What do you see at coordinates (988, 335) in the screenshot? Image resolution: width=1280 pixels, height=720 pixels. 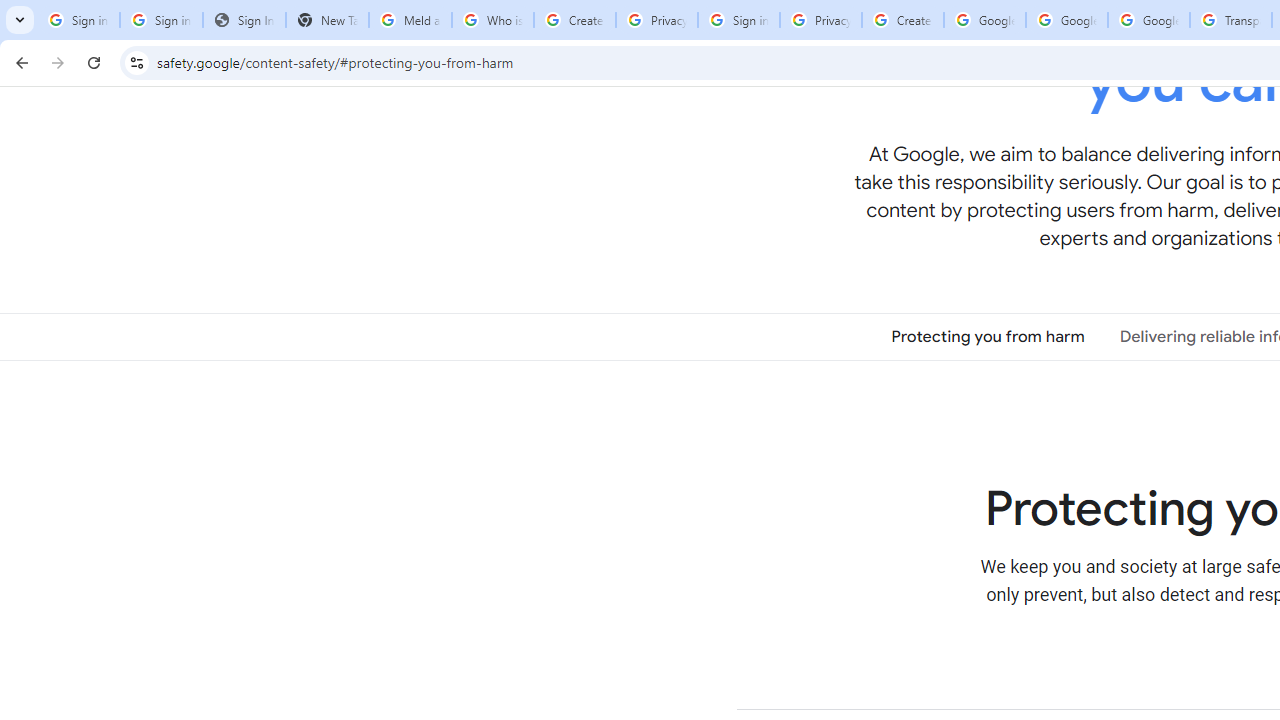 I see `'Protecting you from harm'` at bounding box center [988, 335].